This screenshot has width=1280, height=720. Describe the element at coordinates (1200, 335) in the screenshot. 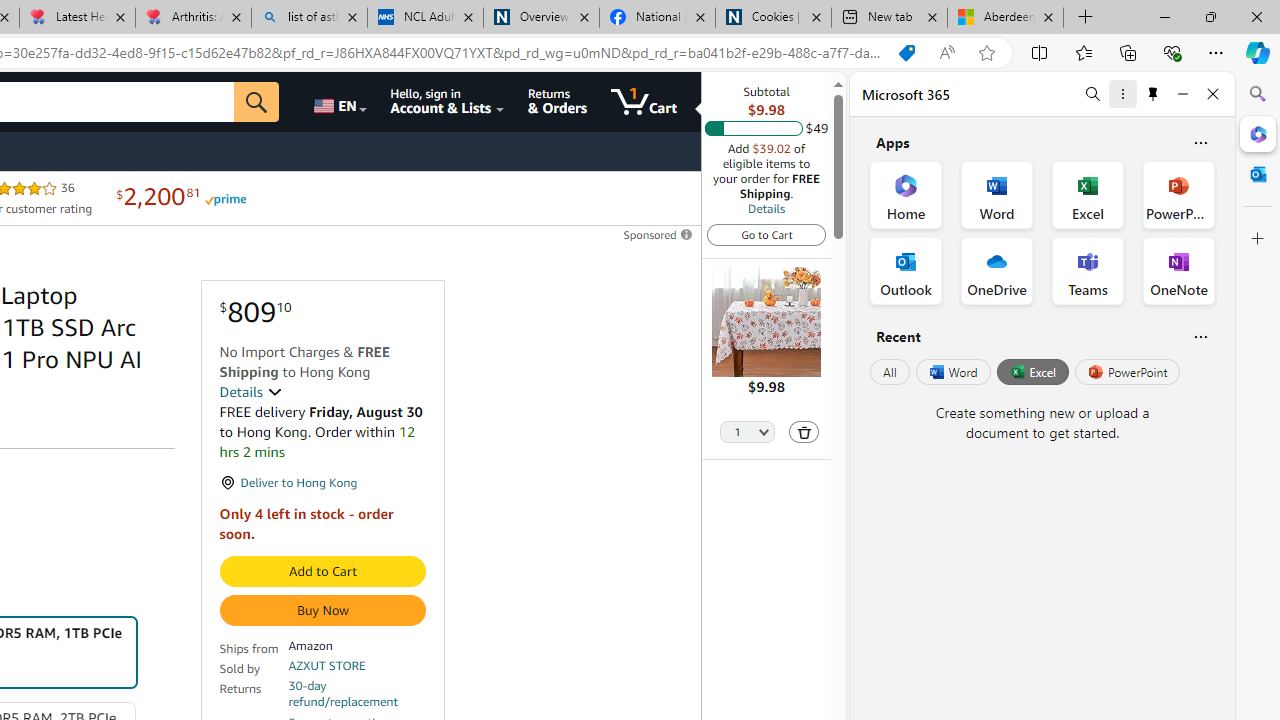

I see `'Is this helpful?'` at that location.